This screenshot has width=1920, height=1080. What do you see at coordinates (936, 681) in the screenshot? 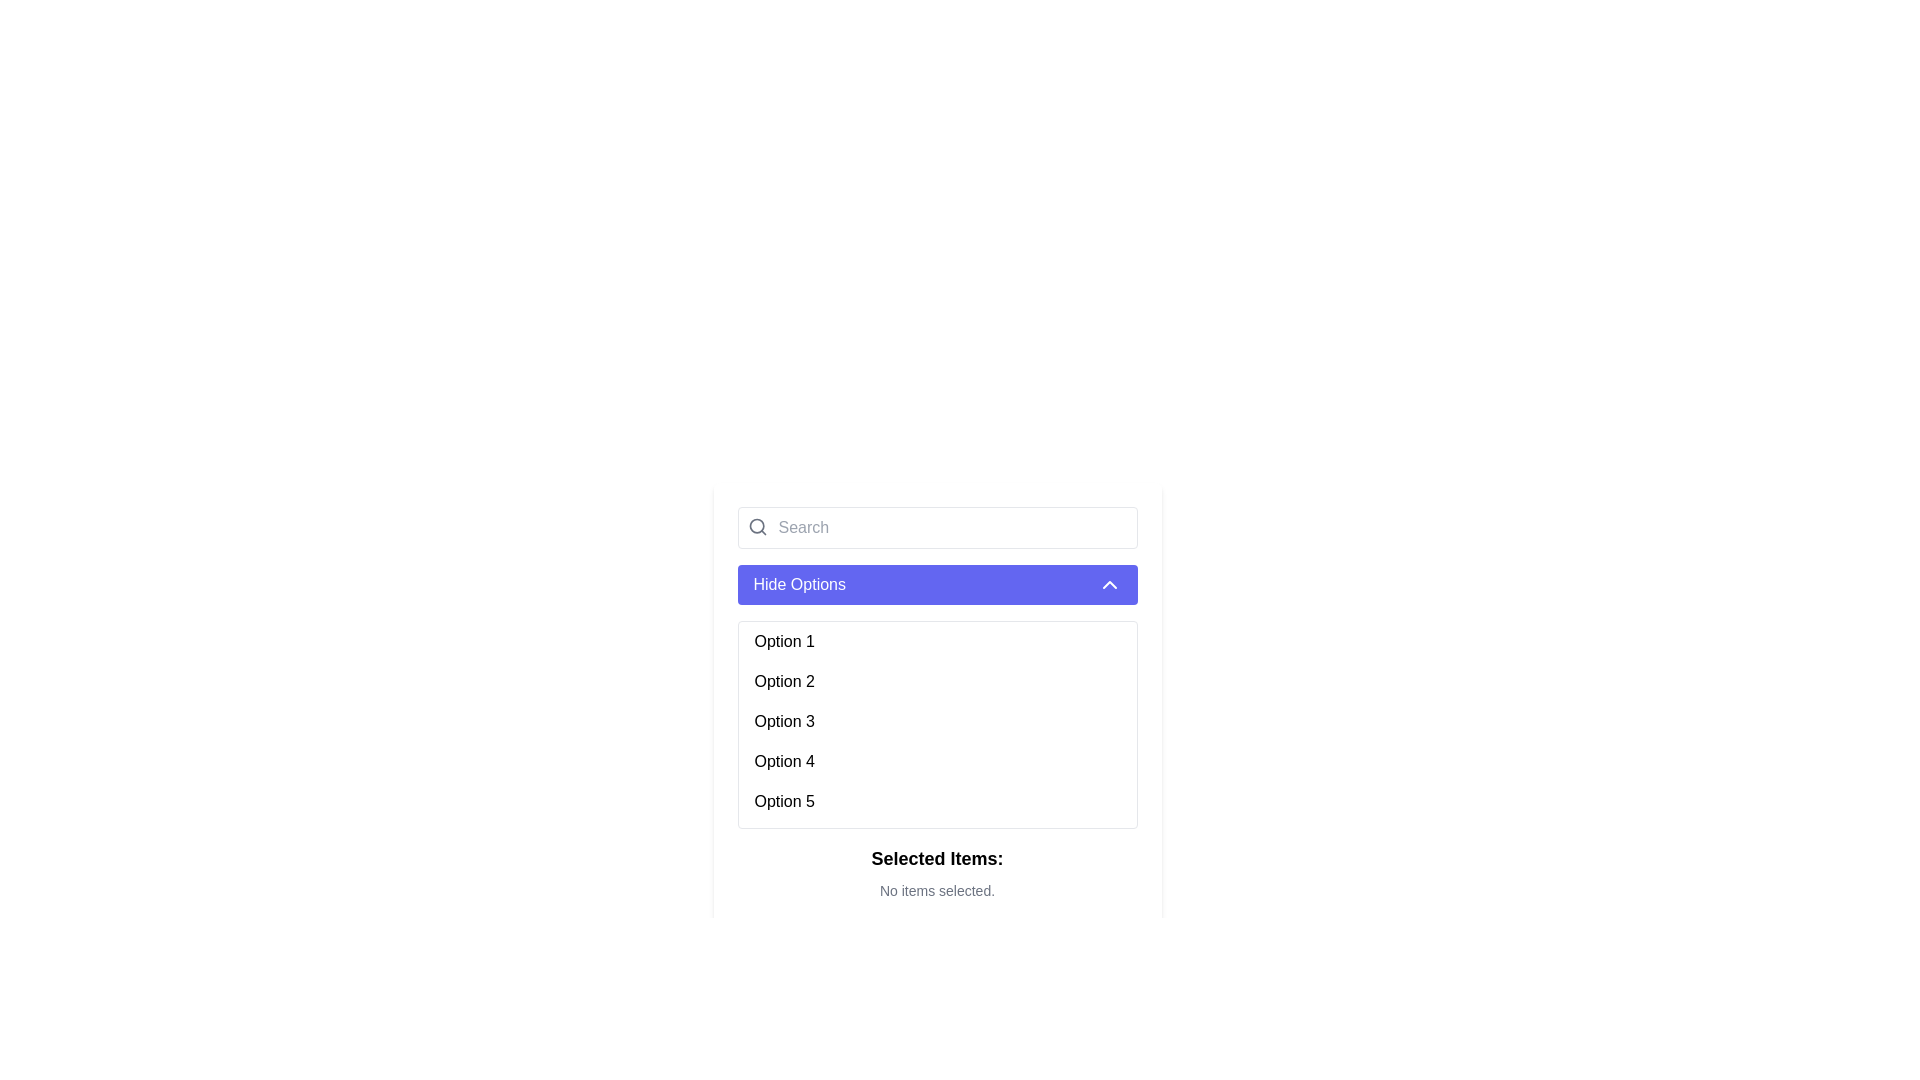
I see `the 'Option 2' element in the dropdown menu` at bounding box center [936, 681].